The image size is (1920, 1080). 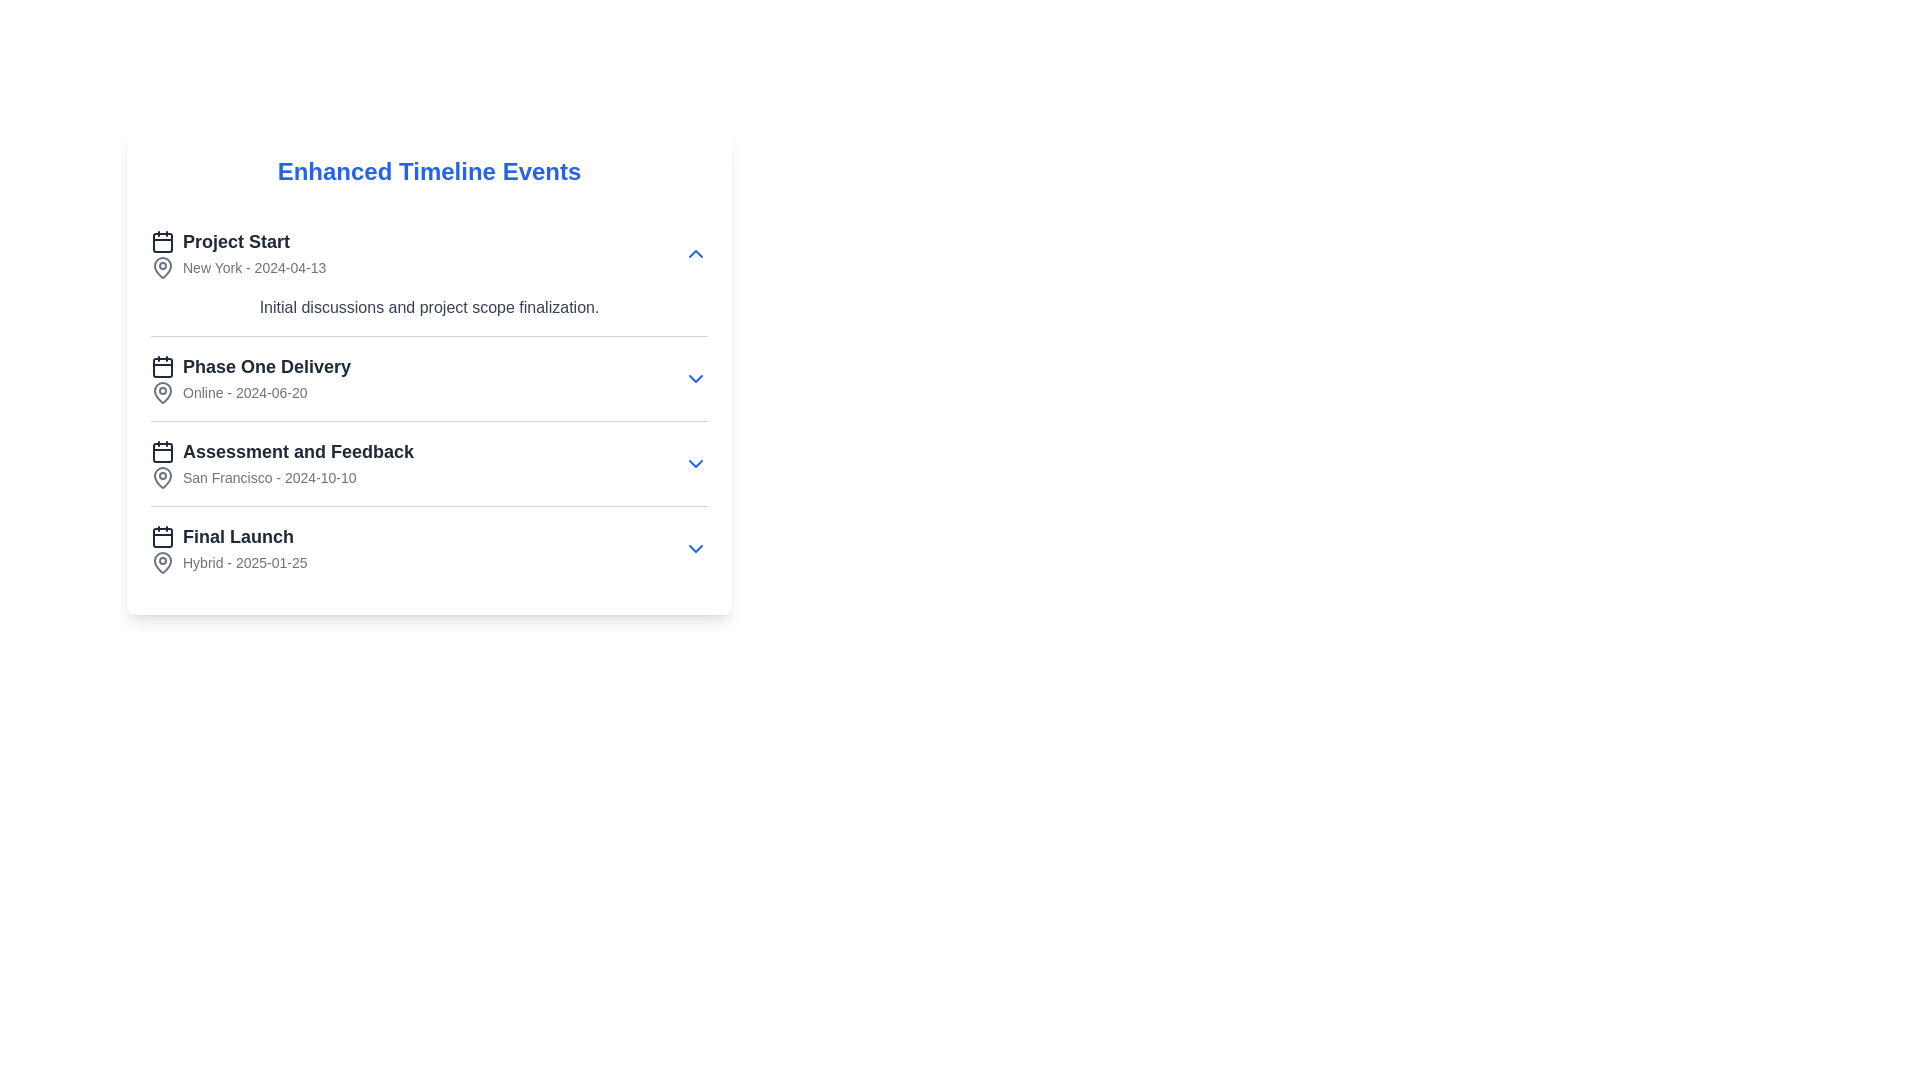 What do you see at coordinates (163, 452) in the screenshot?
I see `the thin-line rectangular shape with rounded edges that is part of the calendar icon located to the left of the 'Assessment and Feedback' timeline entry` at bounding box center [163, 452].